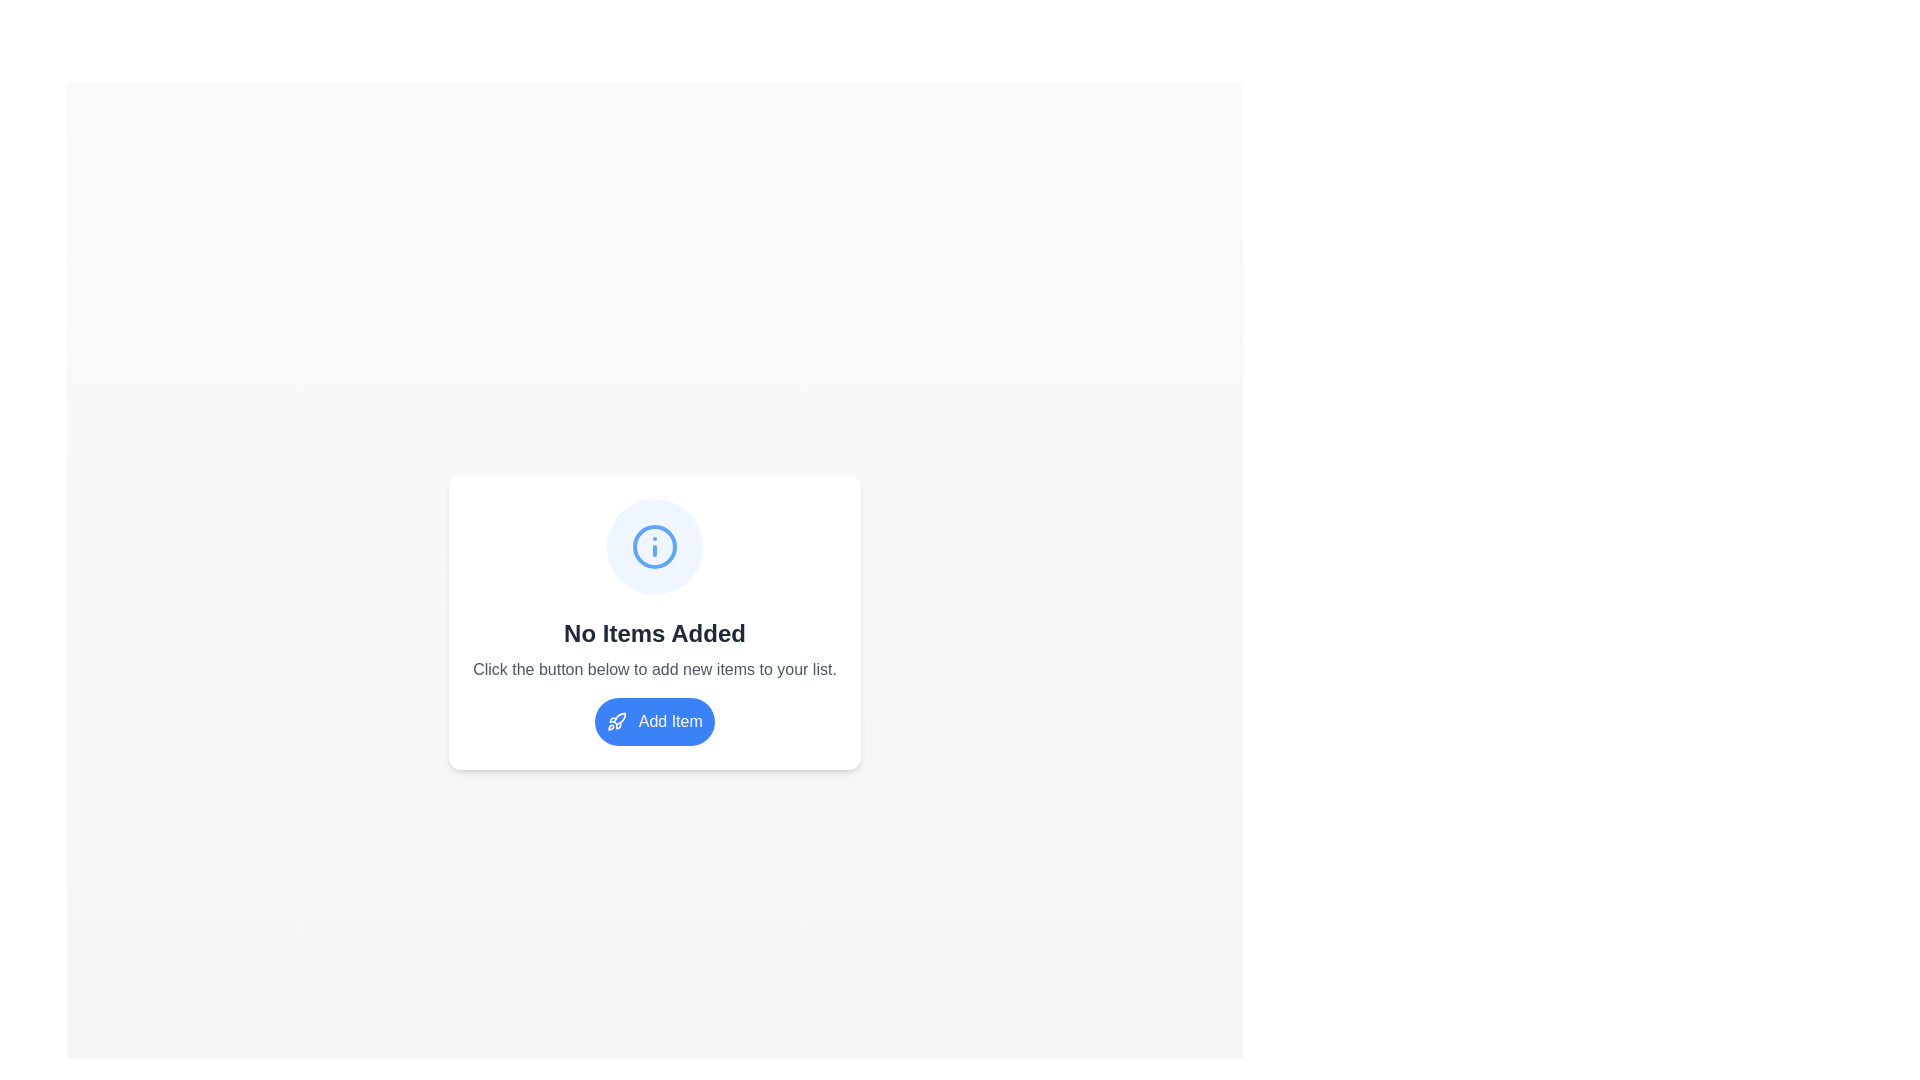  Describe the element at coordinates (654, 620) in the screenshot. I see `informational text on the Informational Card that states 'No Items Added' in bold, large font` at that location.